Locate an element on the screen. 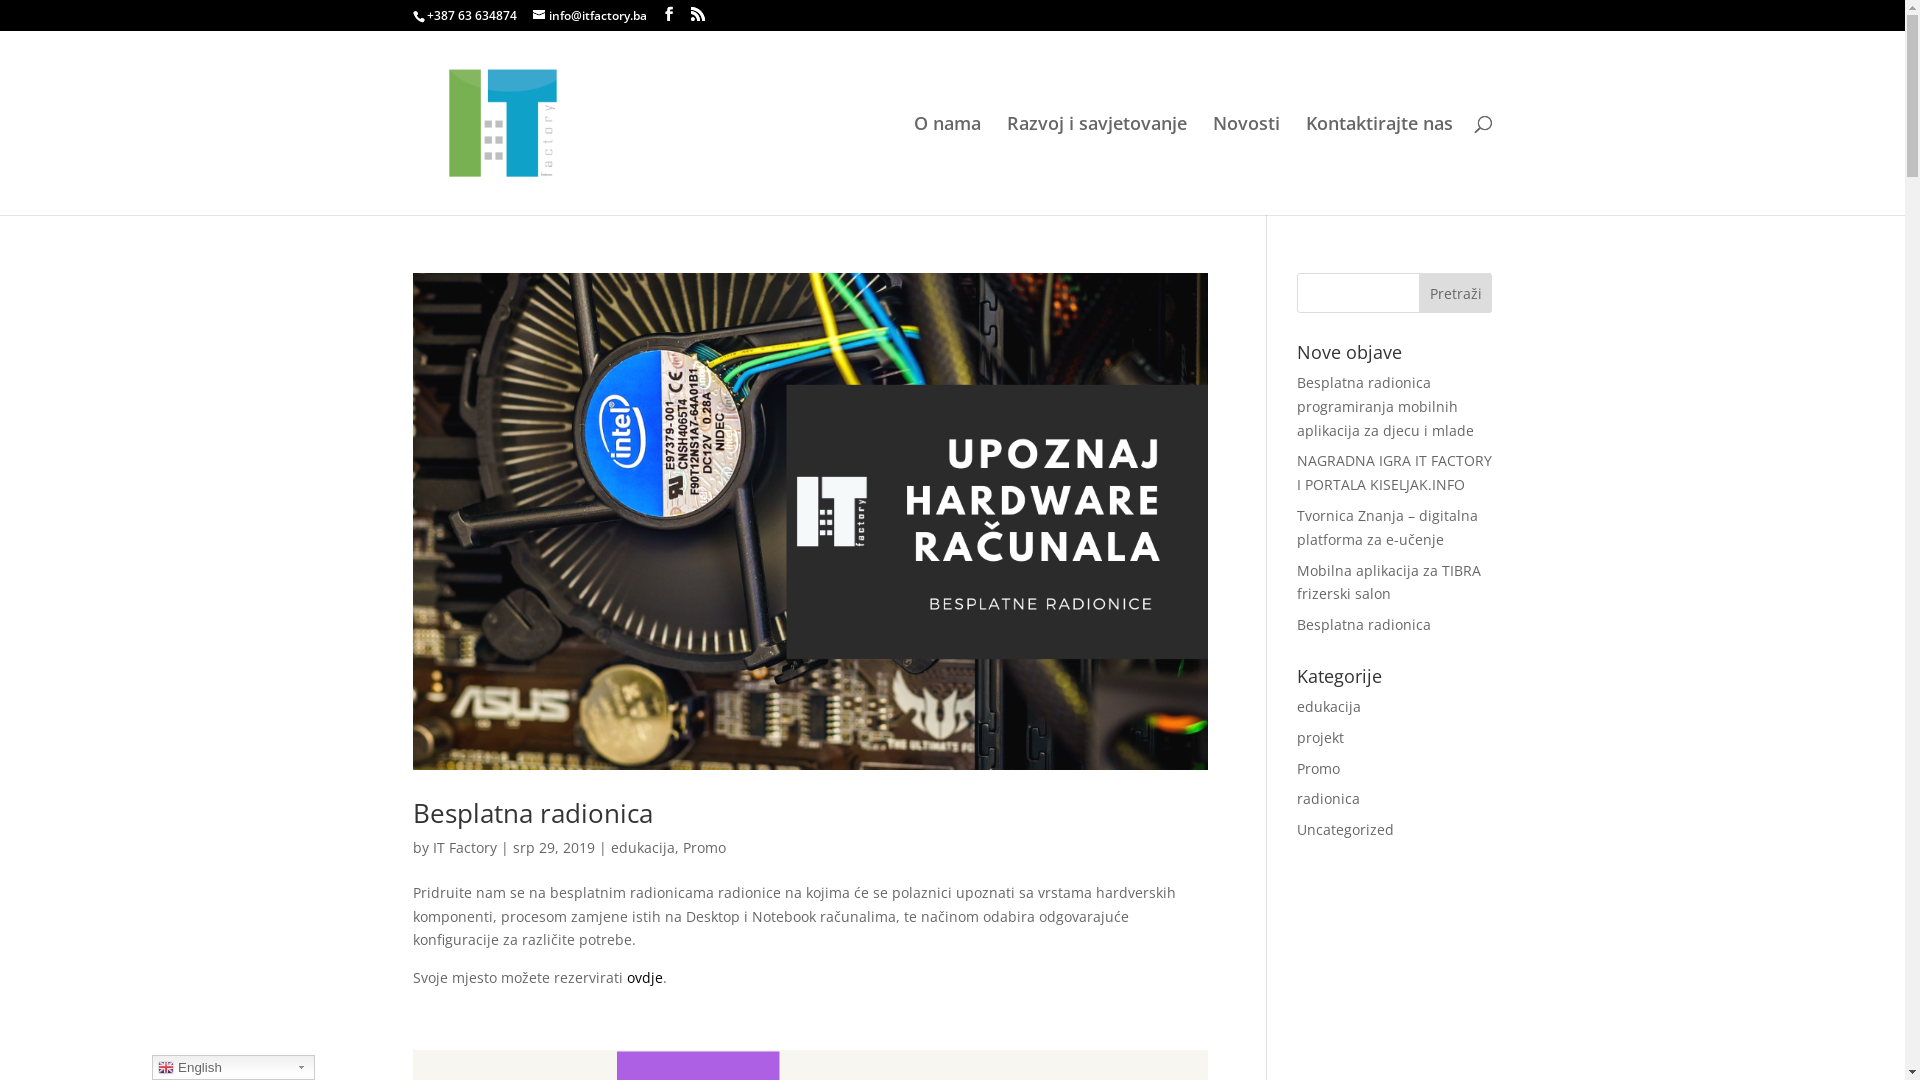  'O nama' is located at coordinates (946, 164).